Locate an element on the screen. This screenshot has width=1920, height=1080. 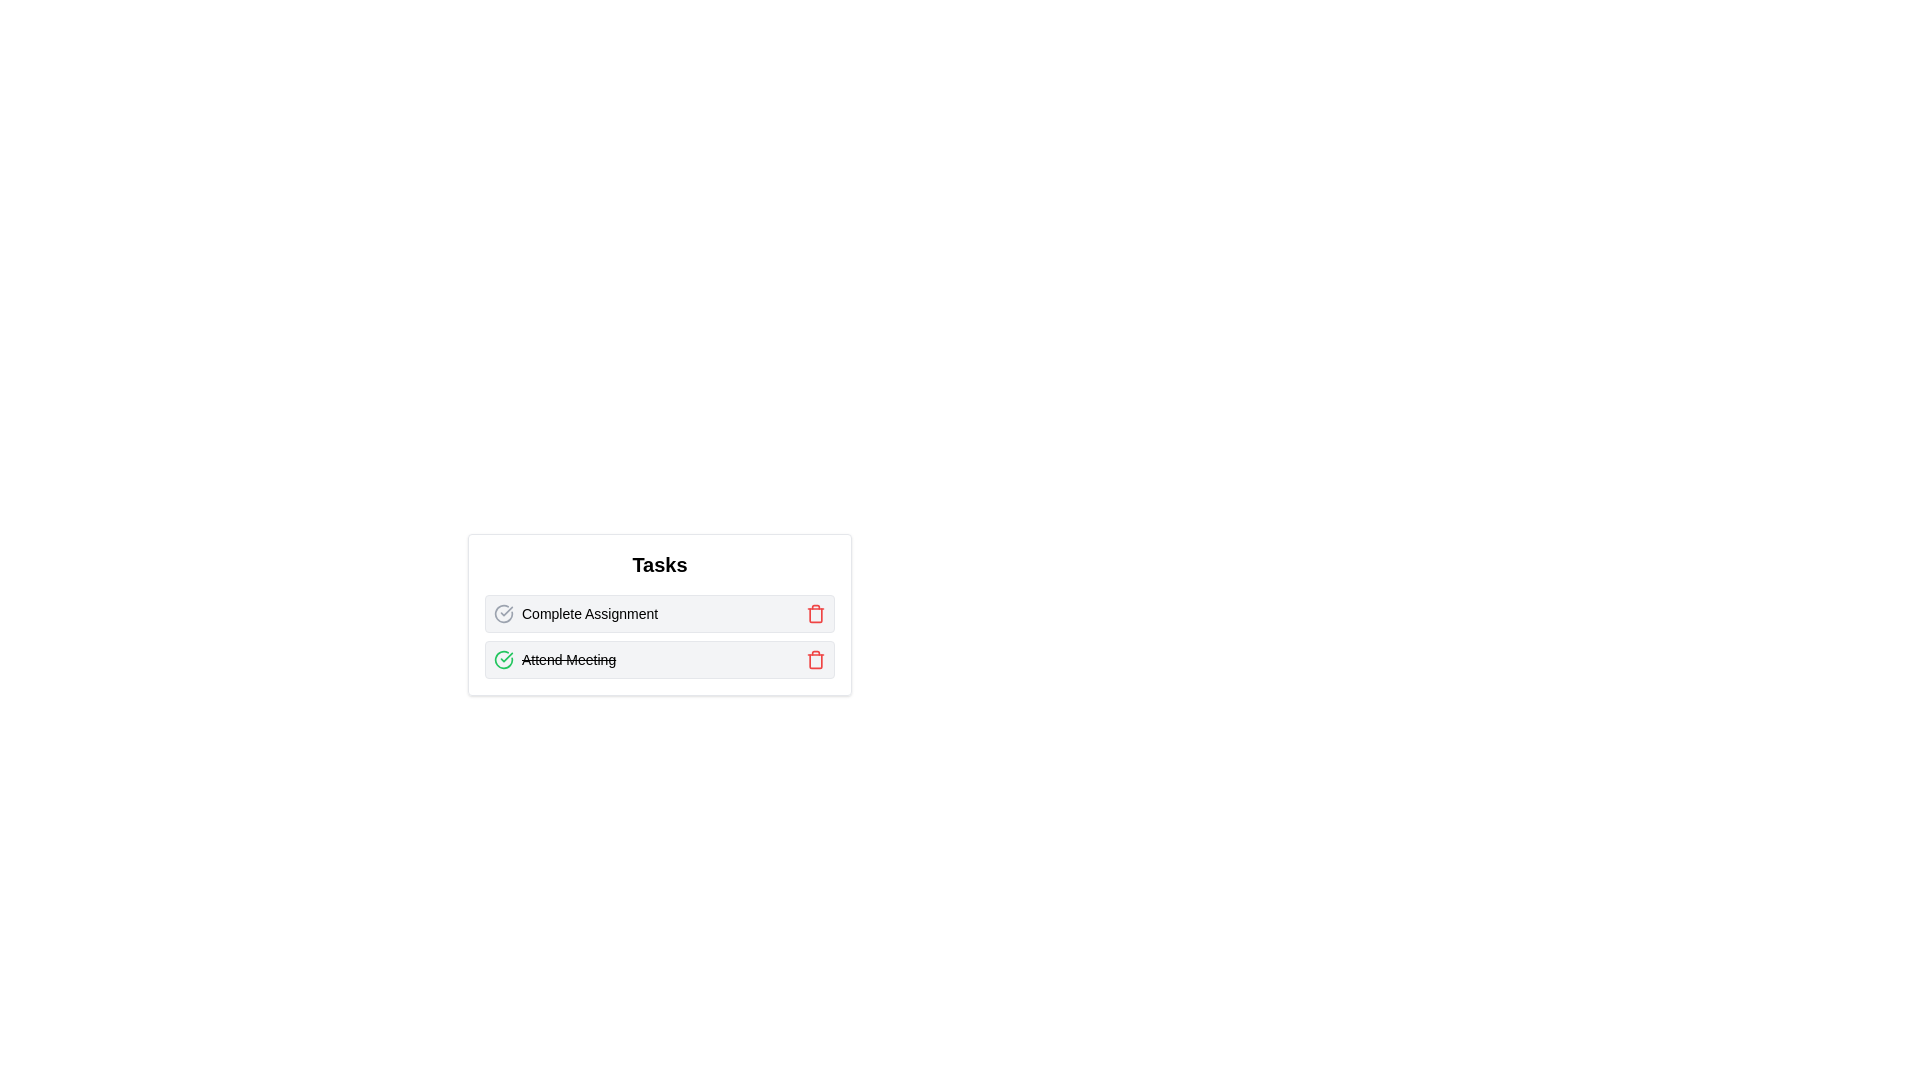
the green circular icon with a checkmark located in the second row of the 'Tasks' section, aligned to the far left, adjacent to the text 'Attend Meeting' is located at coordinates (504, 659).